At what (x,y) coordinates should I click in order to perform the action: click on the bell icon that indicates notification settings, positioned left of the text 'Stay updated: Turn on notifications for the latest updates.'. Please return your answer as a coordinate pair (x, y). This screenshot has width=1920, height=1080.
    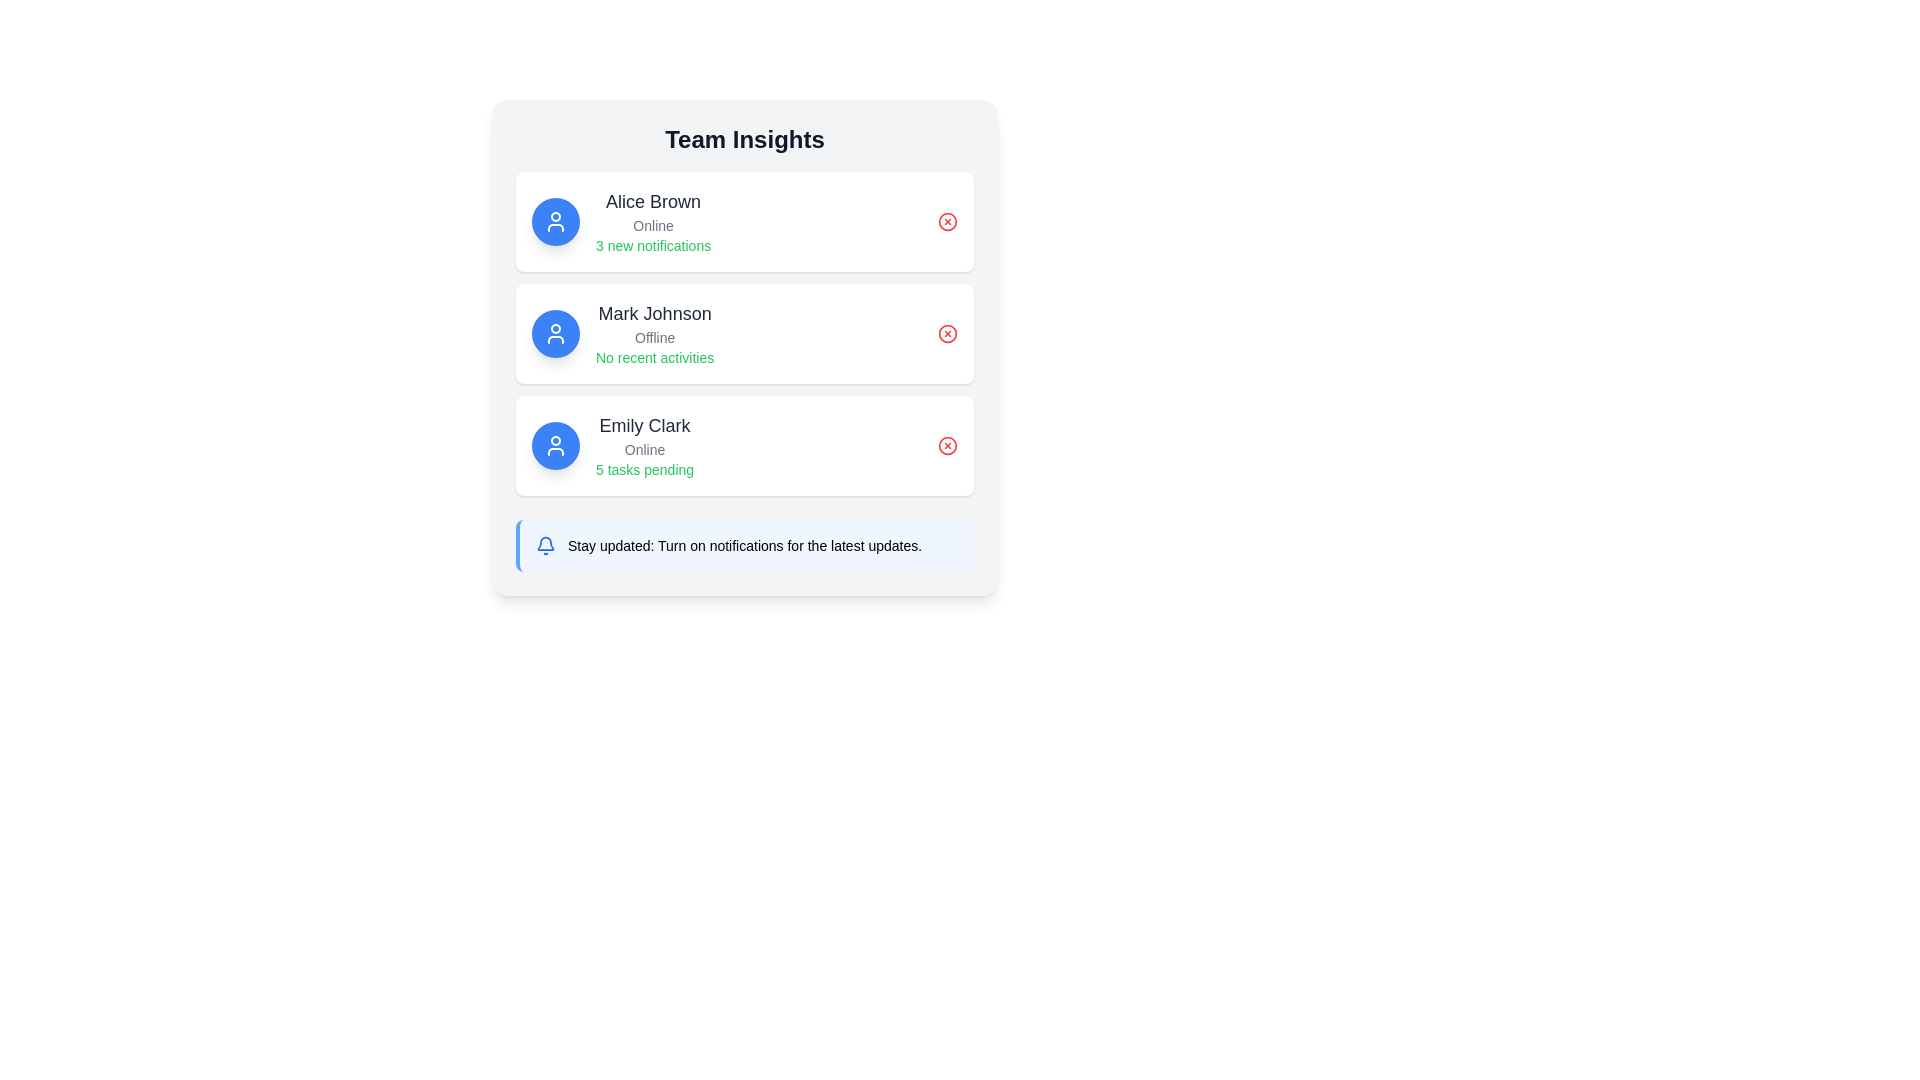
    Looking at the image, I should click on (546, 546).